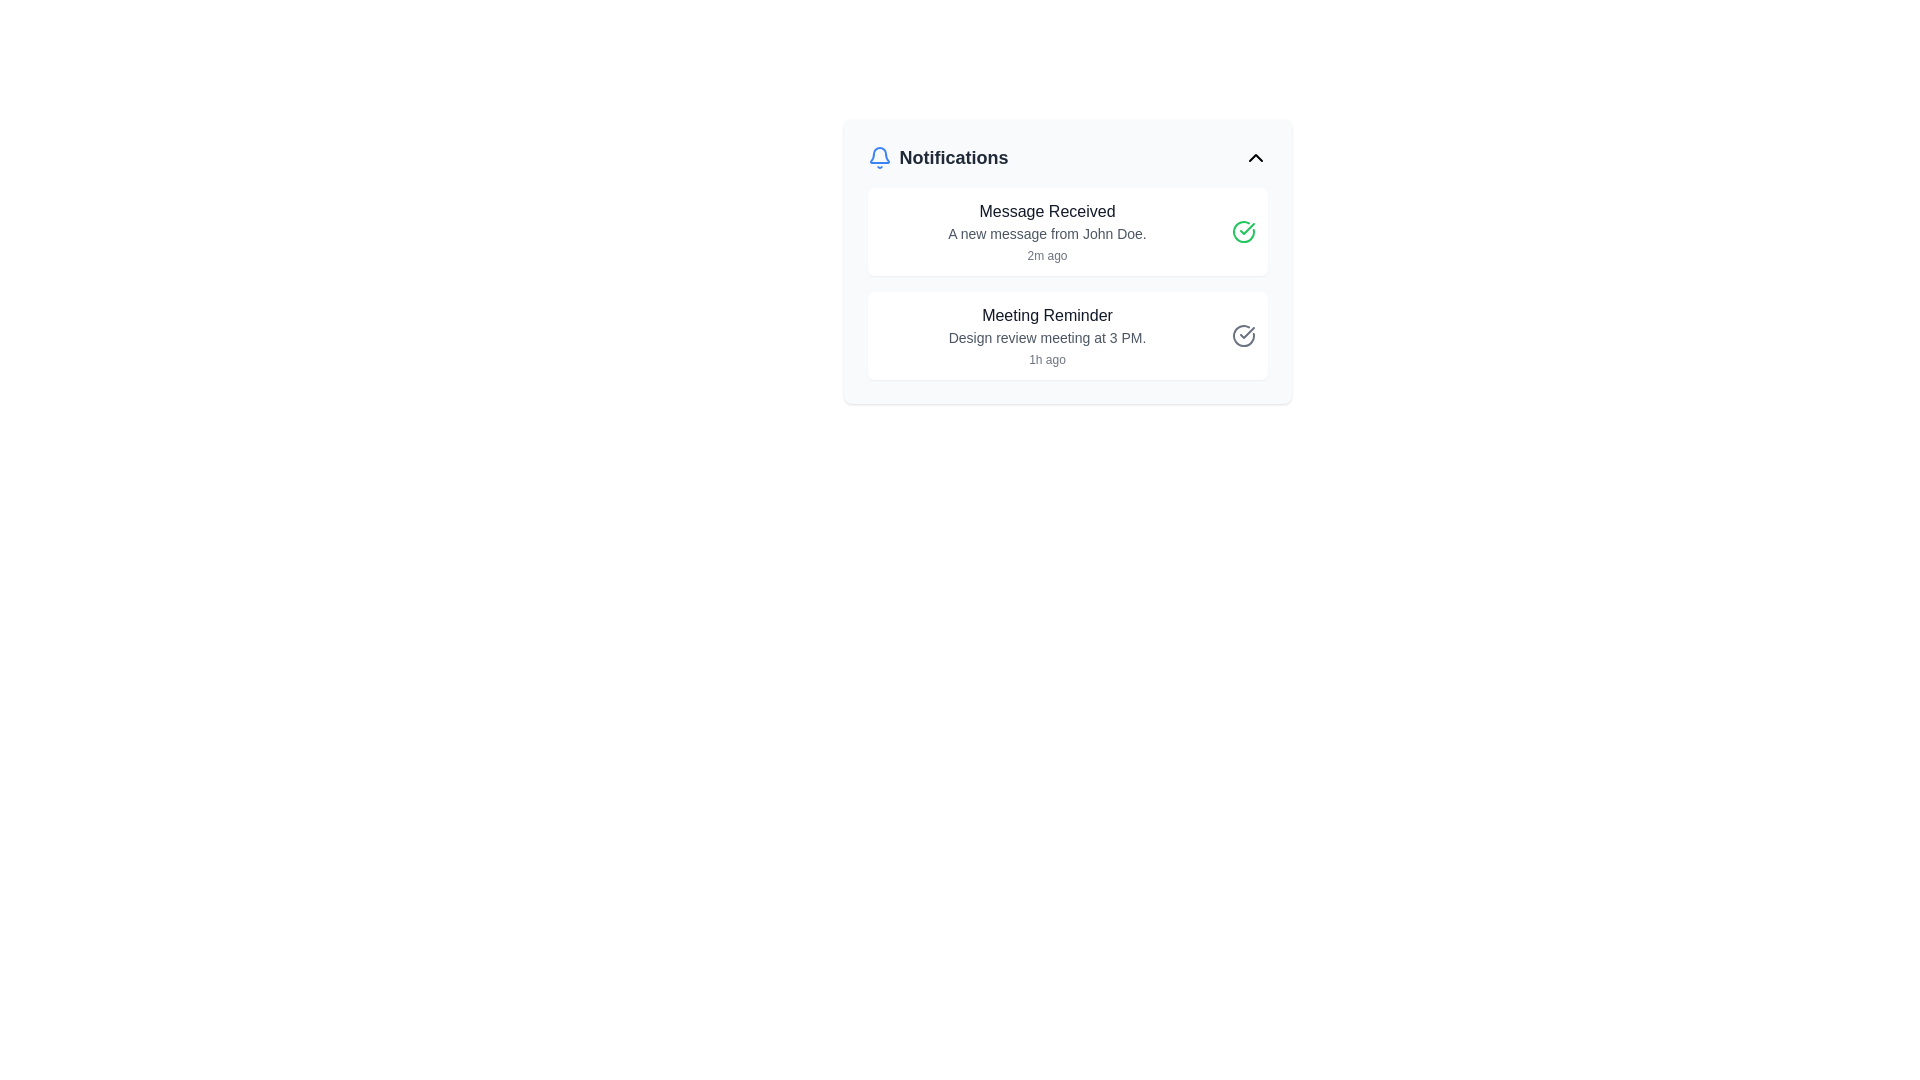  Describe the element at coordinates (1046, 315) in the screenshot. I see `the Text label element that serves as the title for the notification, which is centered horizontally in its notification box and positioned above the meeting details` at that location.